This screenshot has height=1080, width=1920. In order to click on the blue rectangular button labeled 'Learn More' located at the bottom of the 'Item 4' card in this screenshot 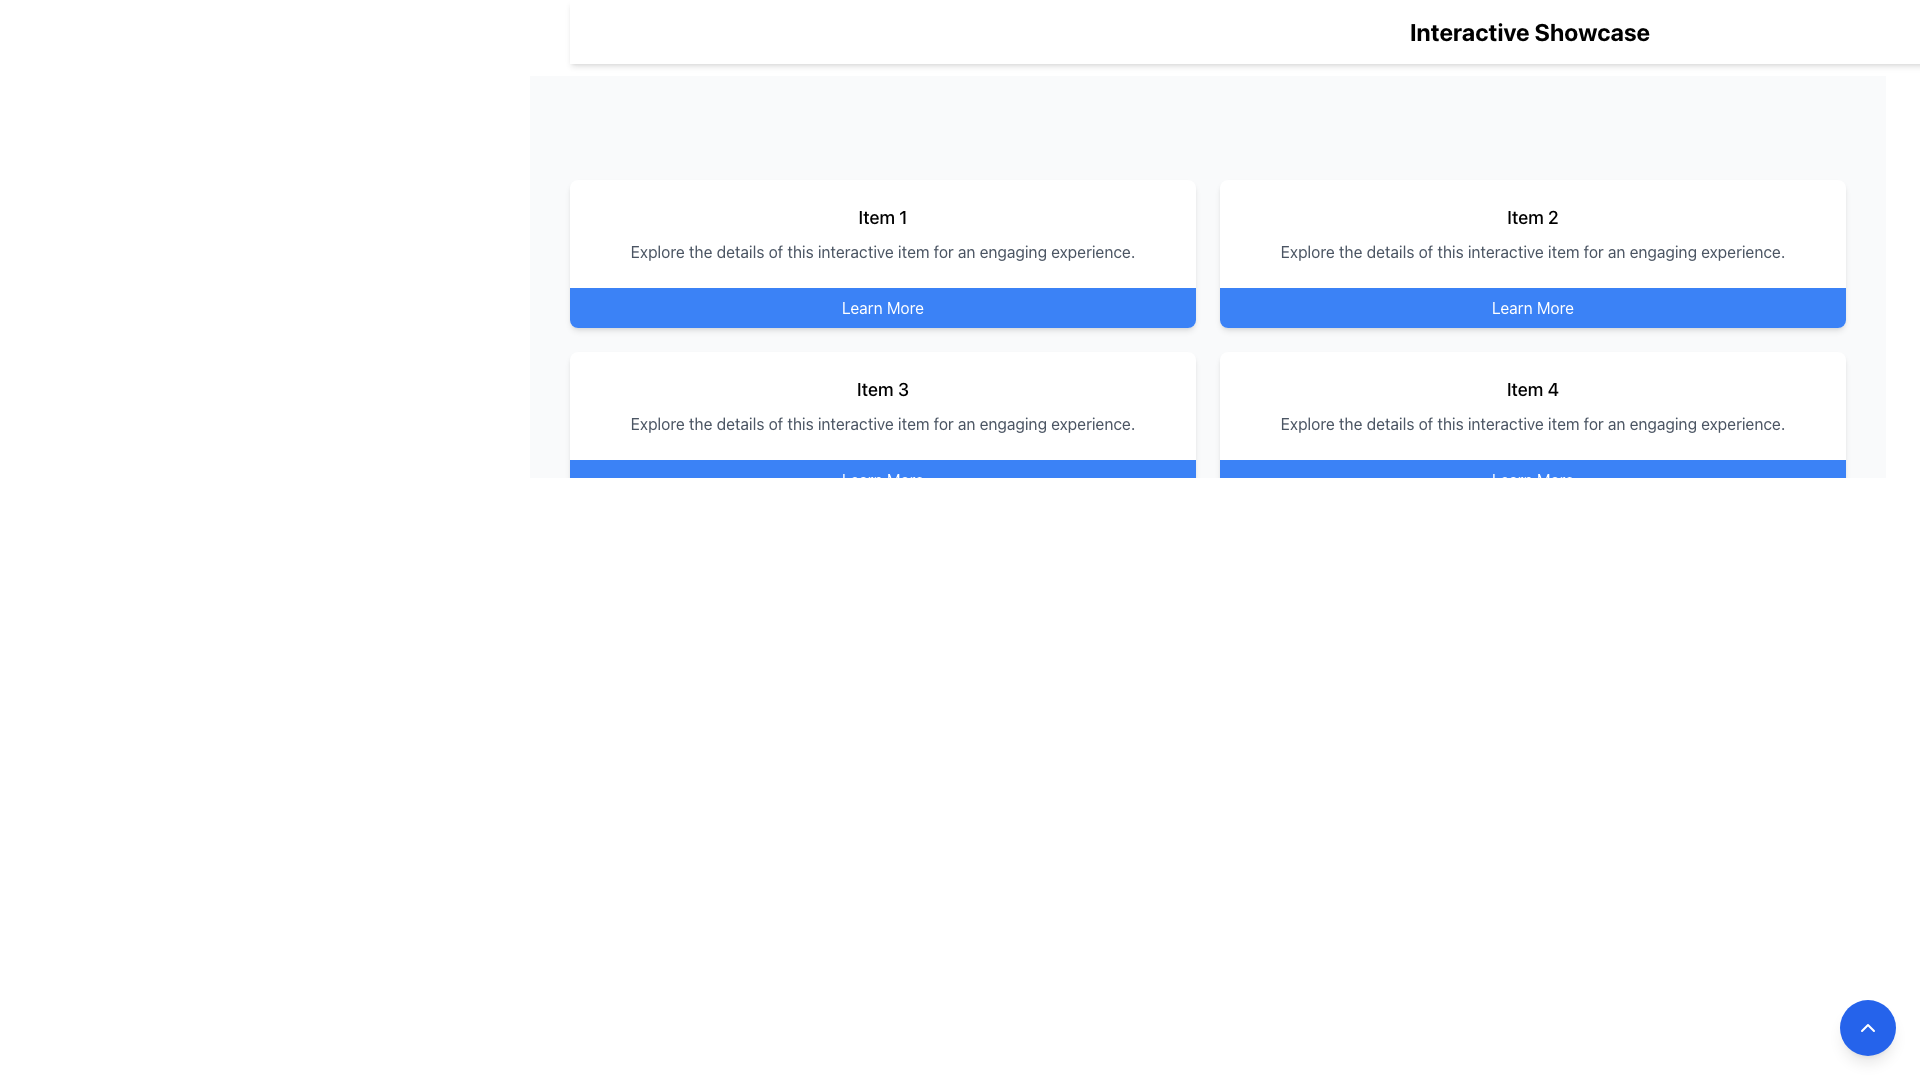, I will do `click(1531, 479)`.